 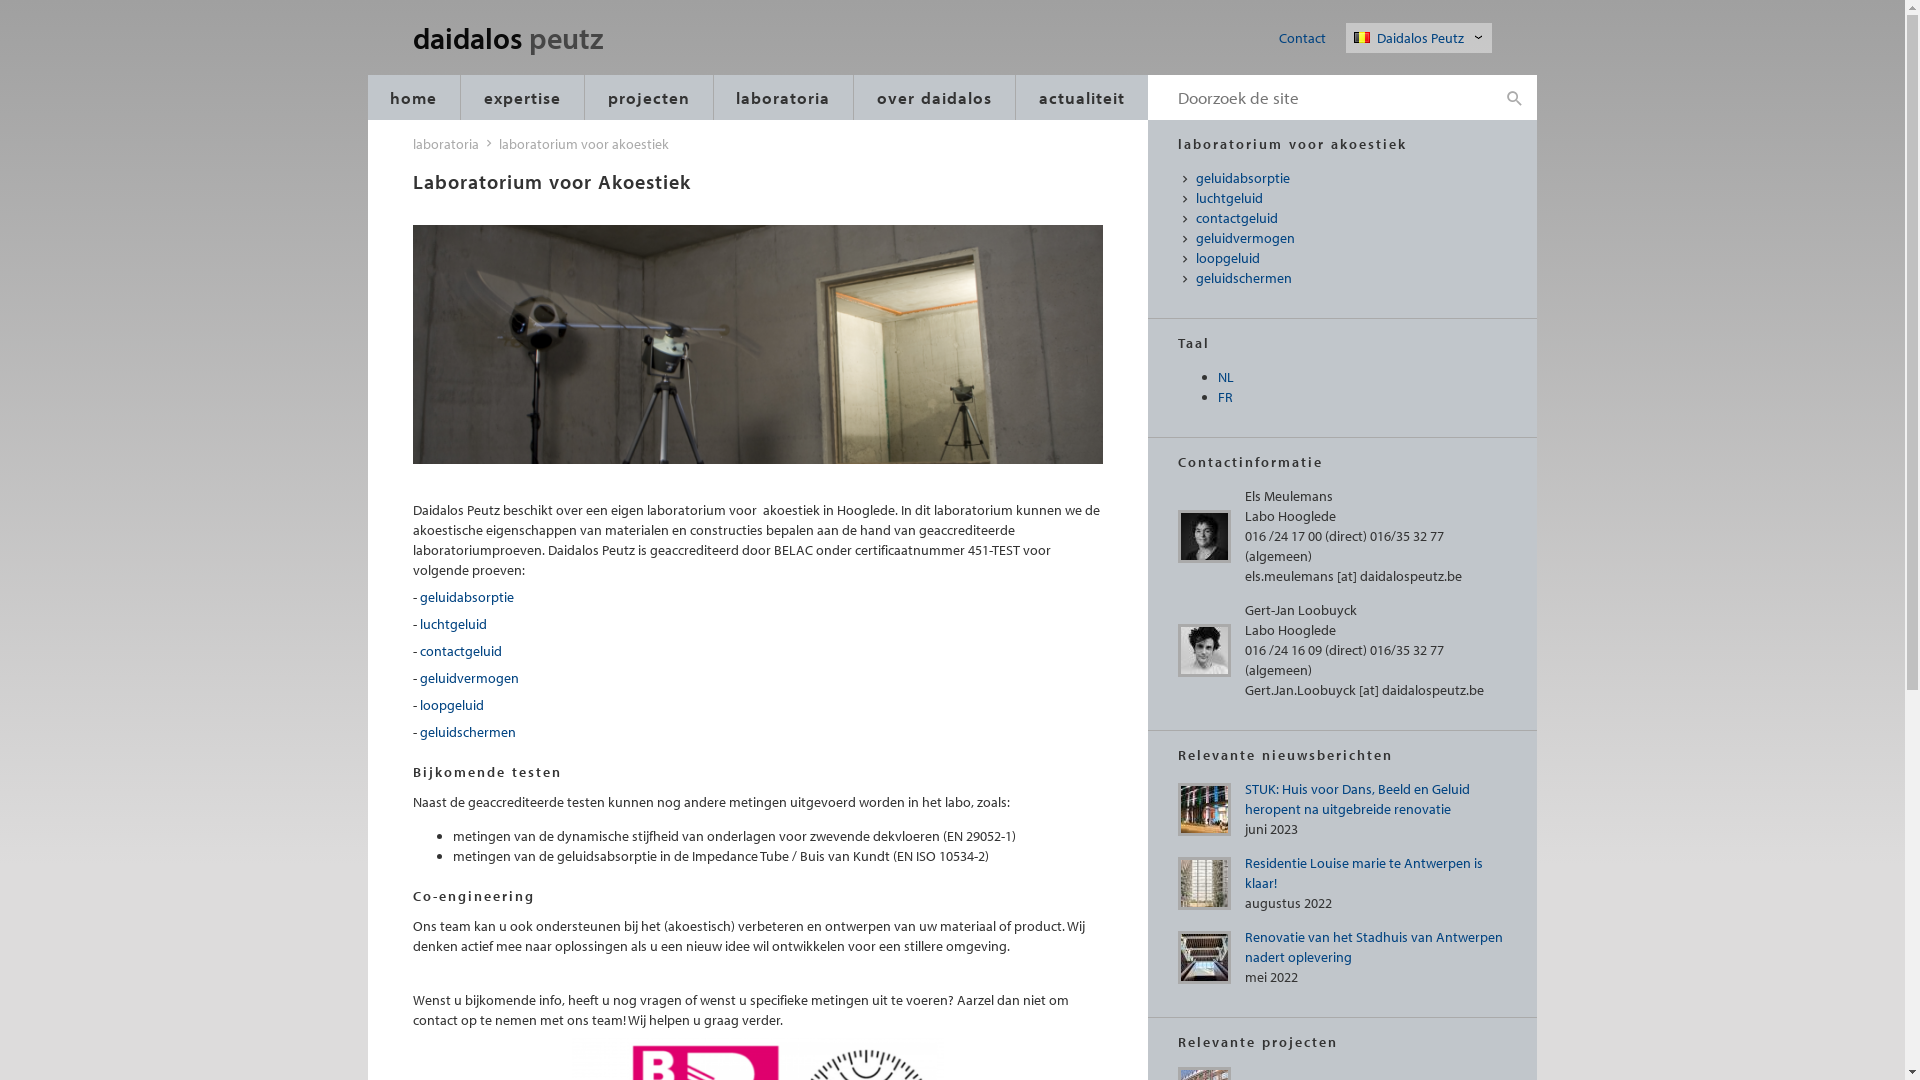 What do you see at coordinates (465, 596) in the screenshot?
I see `'geluidabsorptie'` at bounding box center [465, 596].